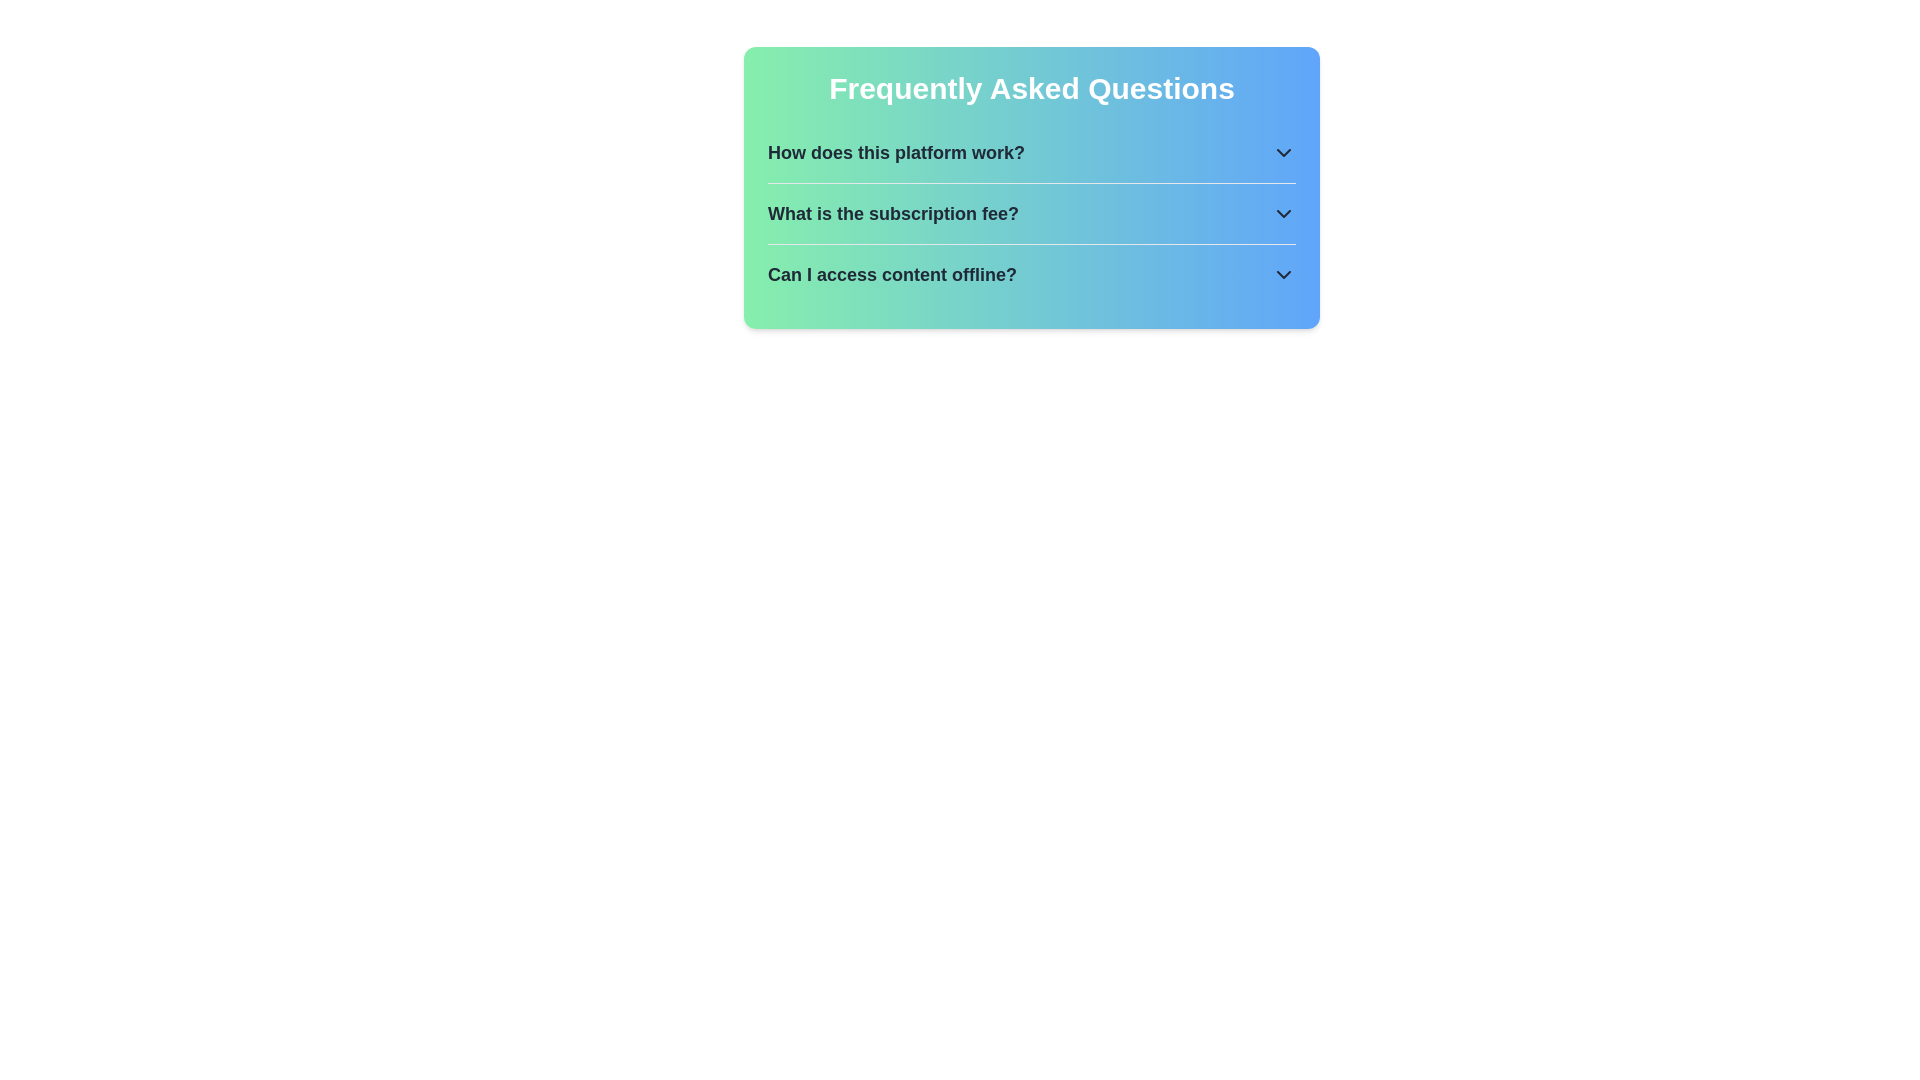 Image resolution: width=1920 pixels, height=1080 pixels. What do you see at coordinates (1283, 152) in the screenshot?
I see `the toggle icon for expanding or collapsing the section associated with the question row titled 'How does this platform work?'` at bounding box center [1283, 152].